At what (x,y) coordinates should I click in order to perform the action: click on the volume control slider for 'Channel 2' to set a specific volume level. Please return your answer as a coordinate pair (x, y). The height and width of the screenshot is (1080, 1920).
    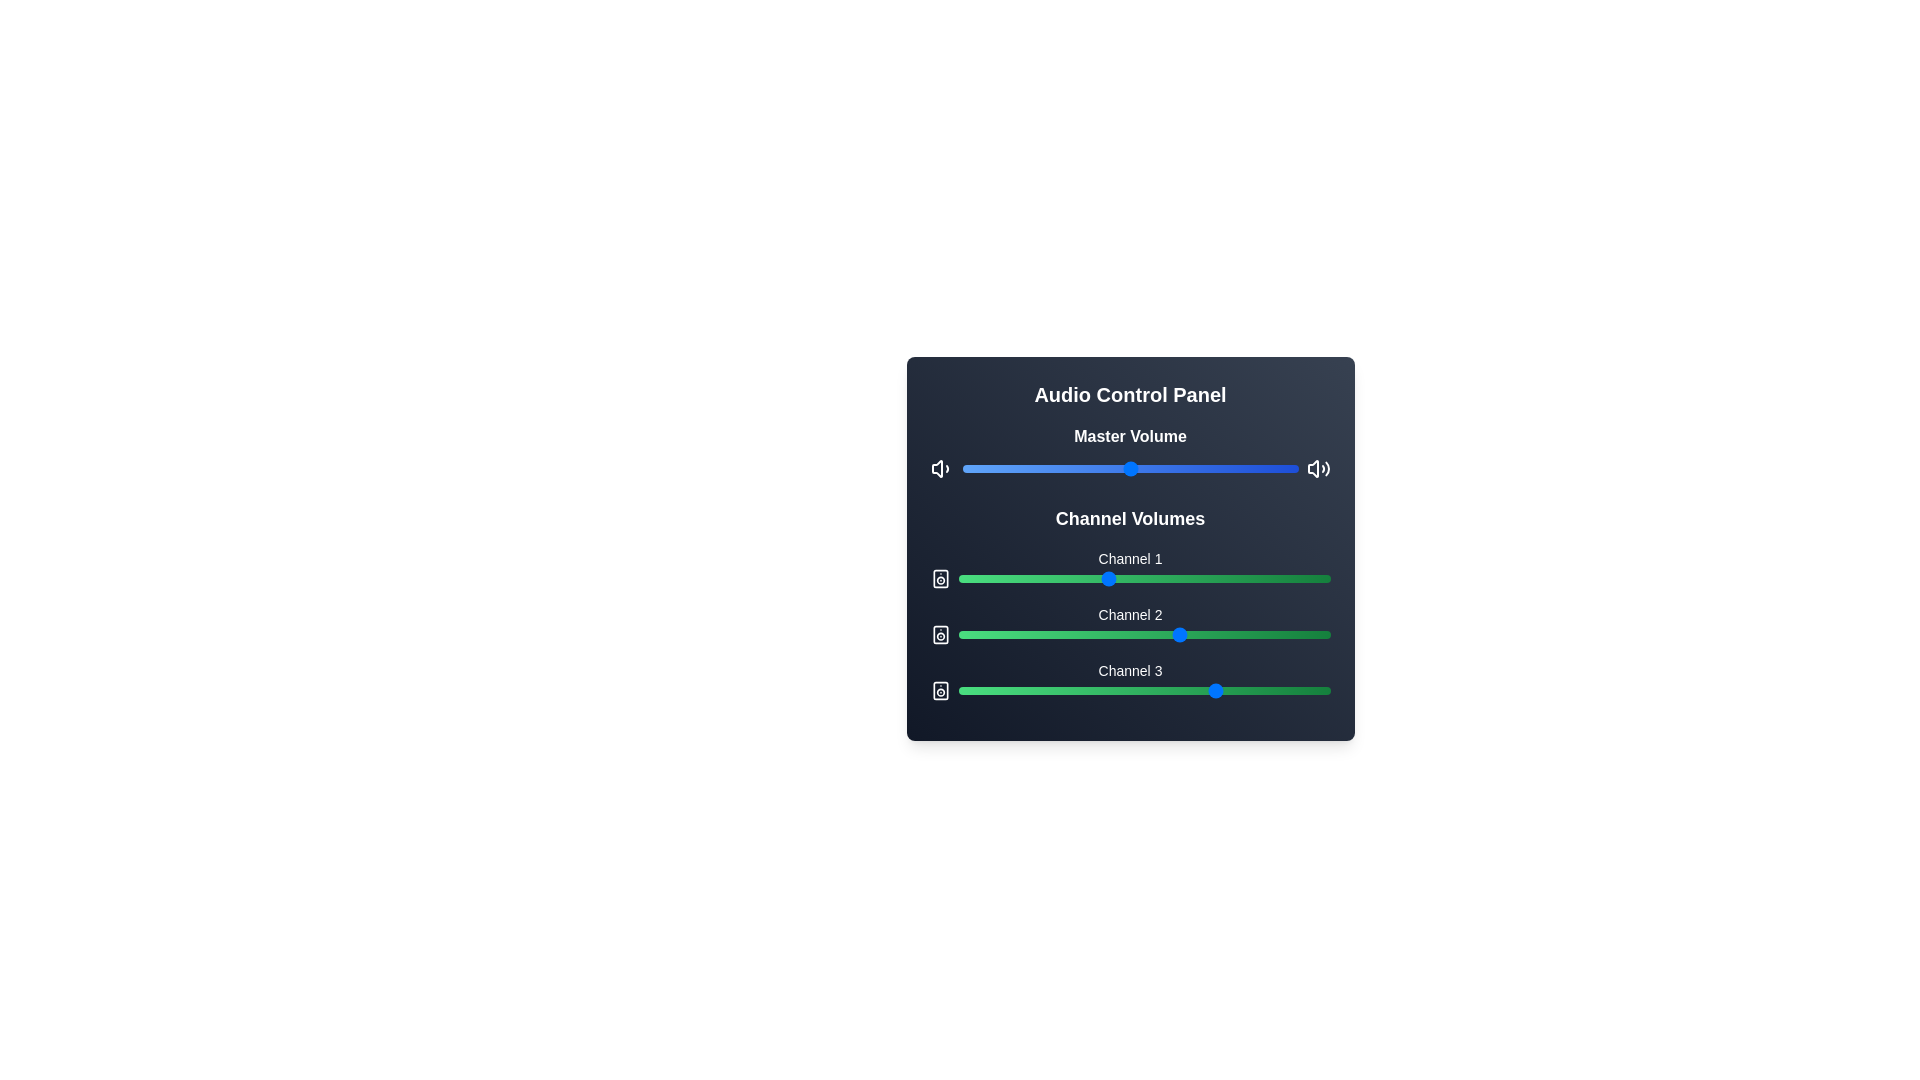
    Looking at the image, I should click on (1130, 623).